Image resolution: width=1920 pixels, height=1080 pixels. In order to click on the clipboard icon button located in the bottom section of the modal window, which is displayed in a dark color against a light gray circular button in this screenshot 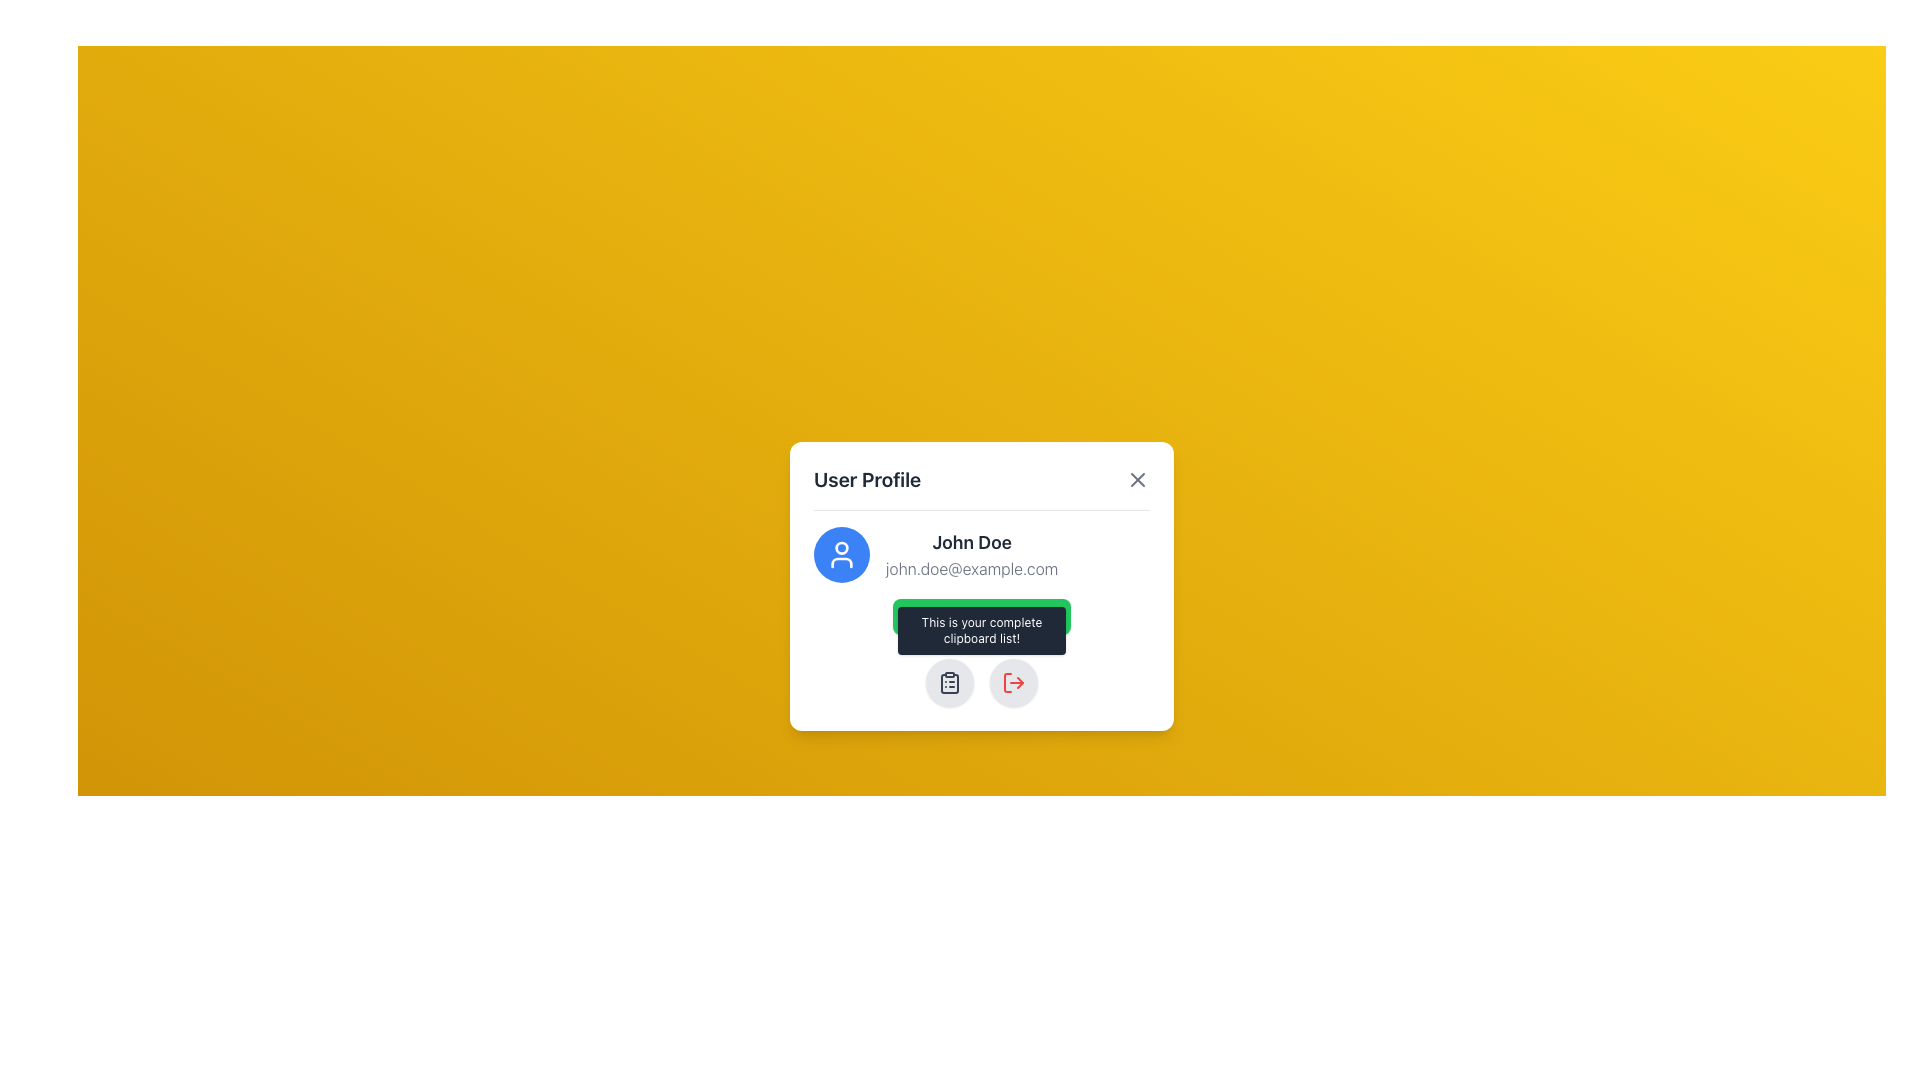, I will do `click(949, 681)`.